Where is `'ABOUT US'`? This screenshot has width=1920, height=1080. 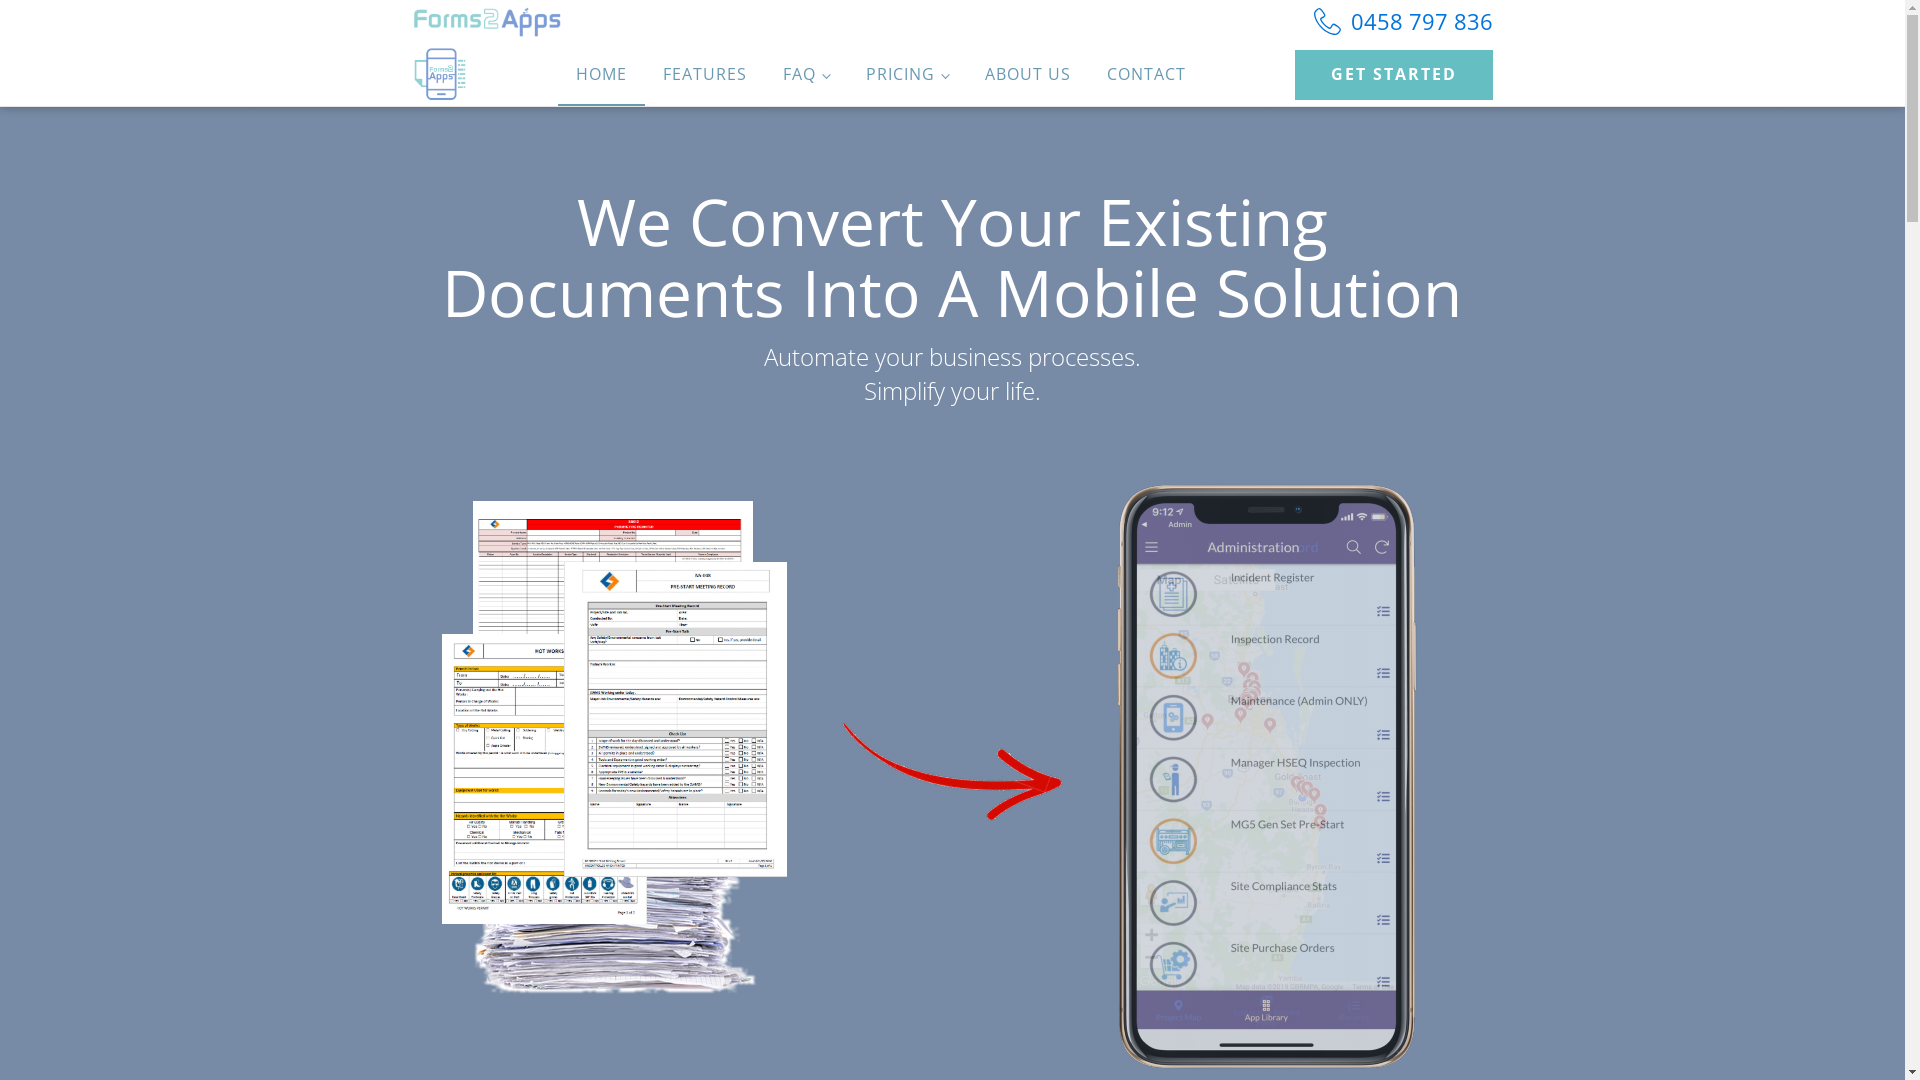 'ABOUT US' is located at coordinates (1027, 73).